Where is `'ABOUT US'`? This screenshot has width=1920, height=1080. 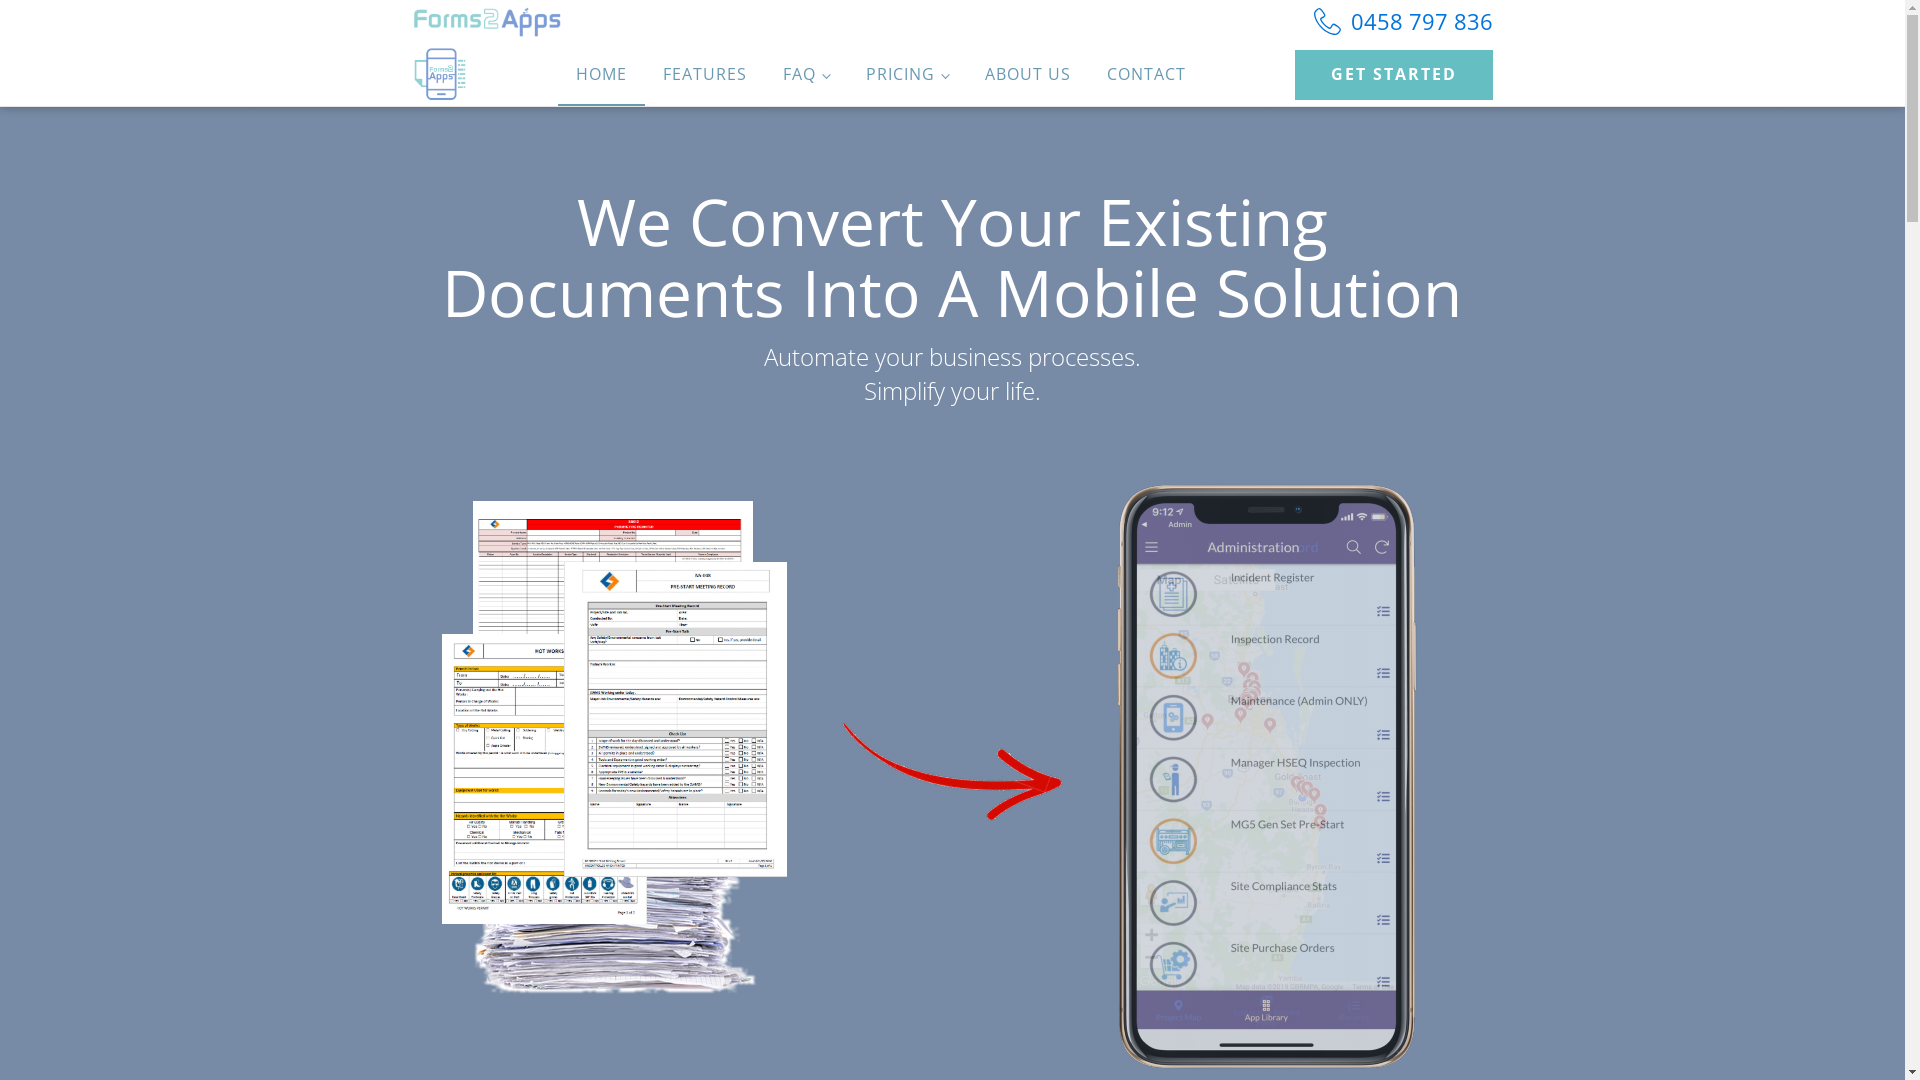 'ABOUT US' is located at coordinates (1027, 73).